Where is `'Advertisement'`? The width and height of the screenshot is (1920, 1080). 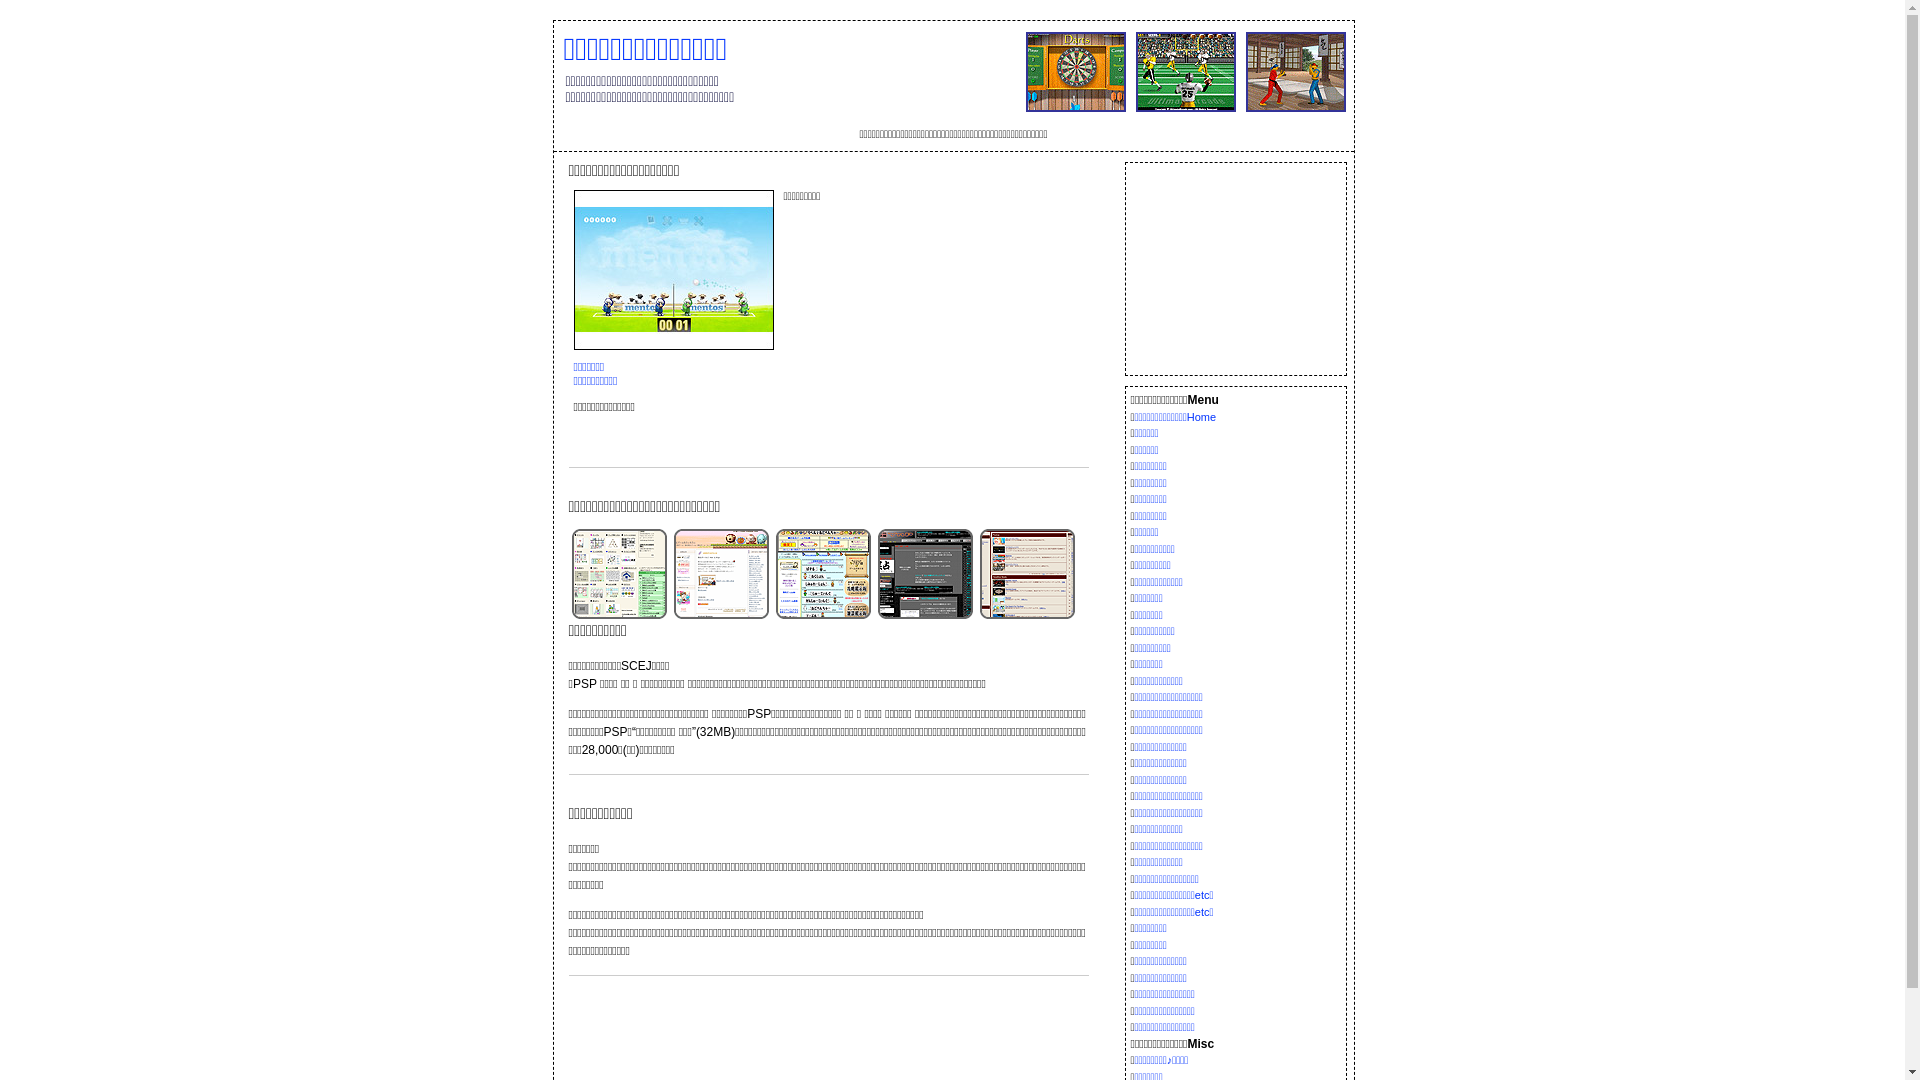
'Advertisement' is located at coordinates (1235, 266).